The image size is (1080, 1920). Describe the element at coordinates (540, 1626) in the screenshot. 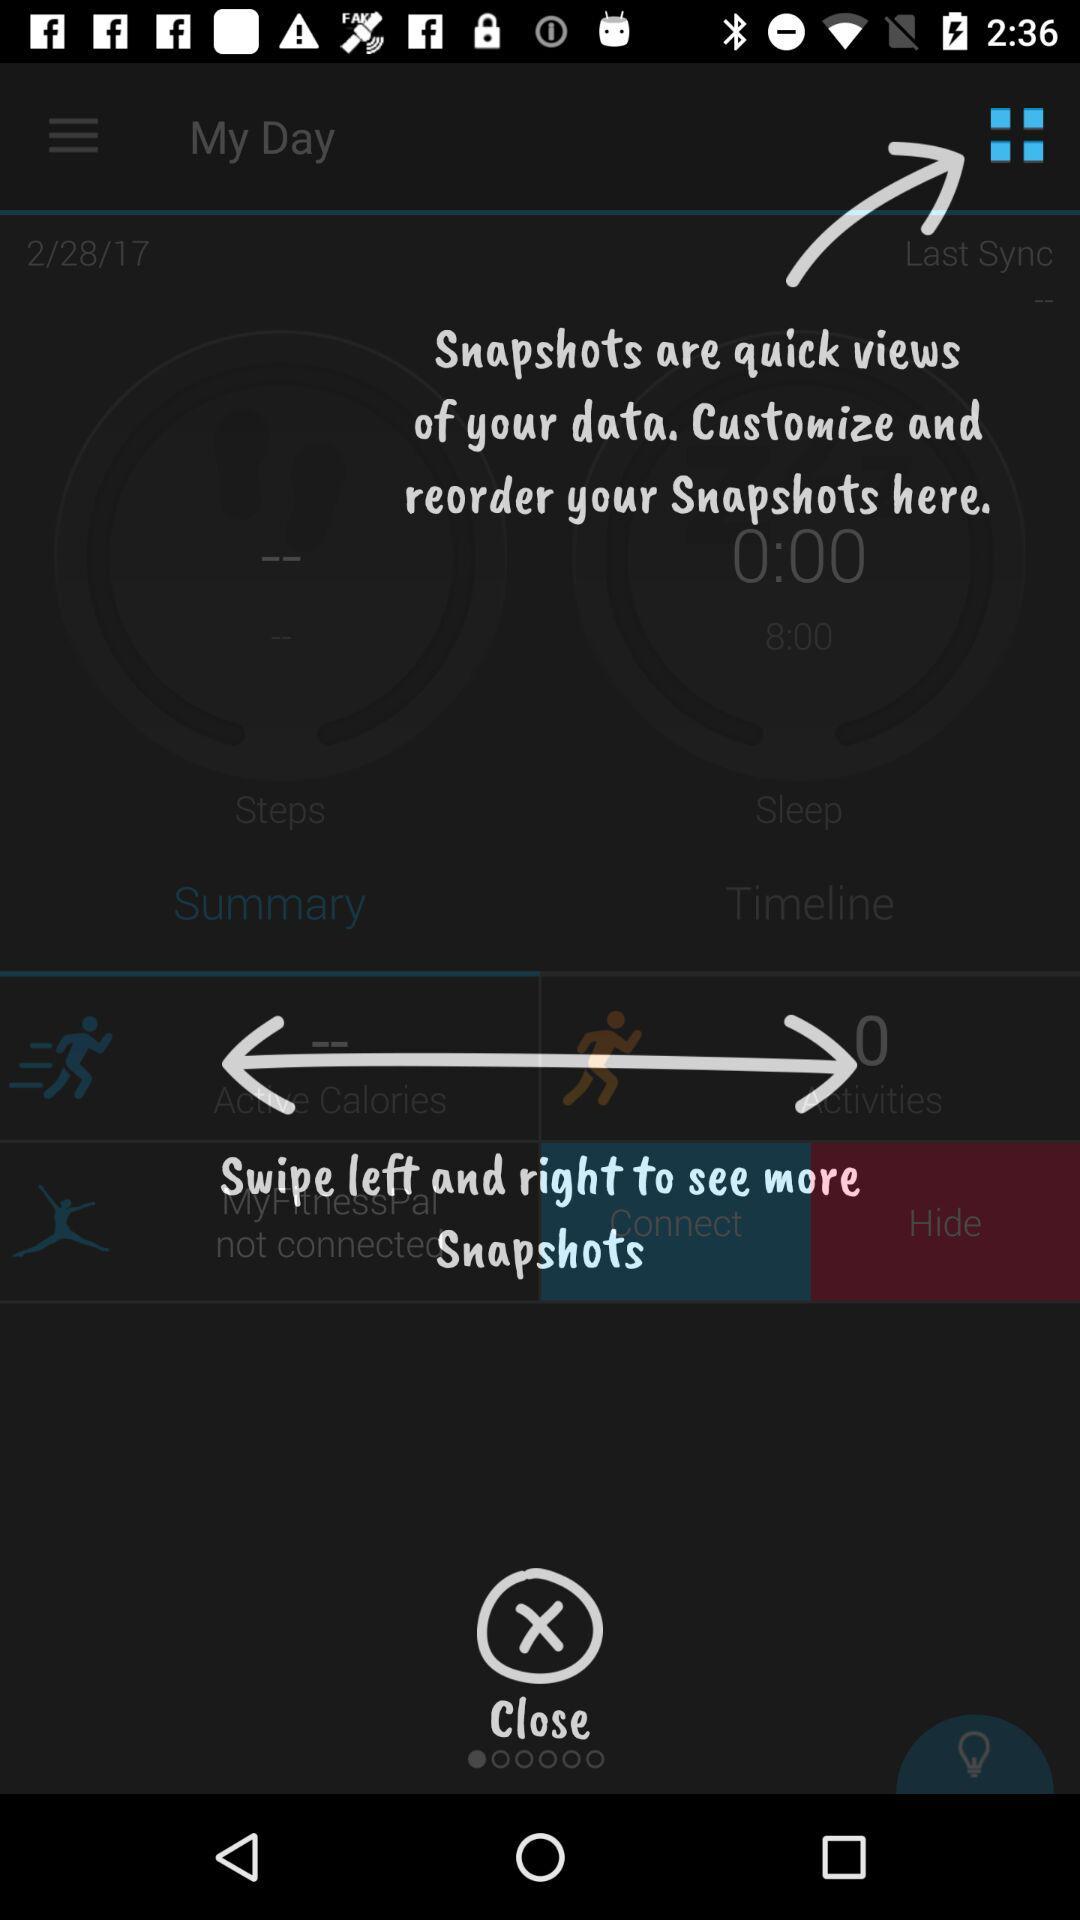

I see `the close icon` at that location.